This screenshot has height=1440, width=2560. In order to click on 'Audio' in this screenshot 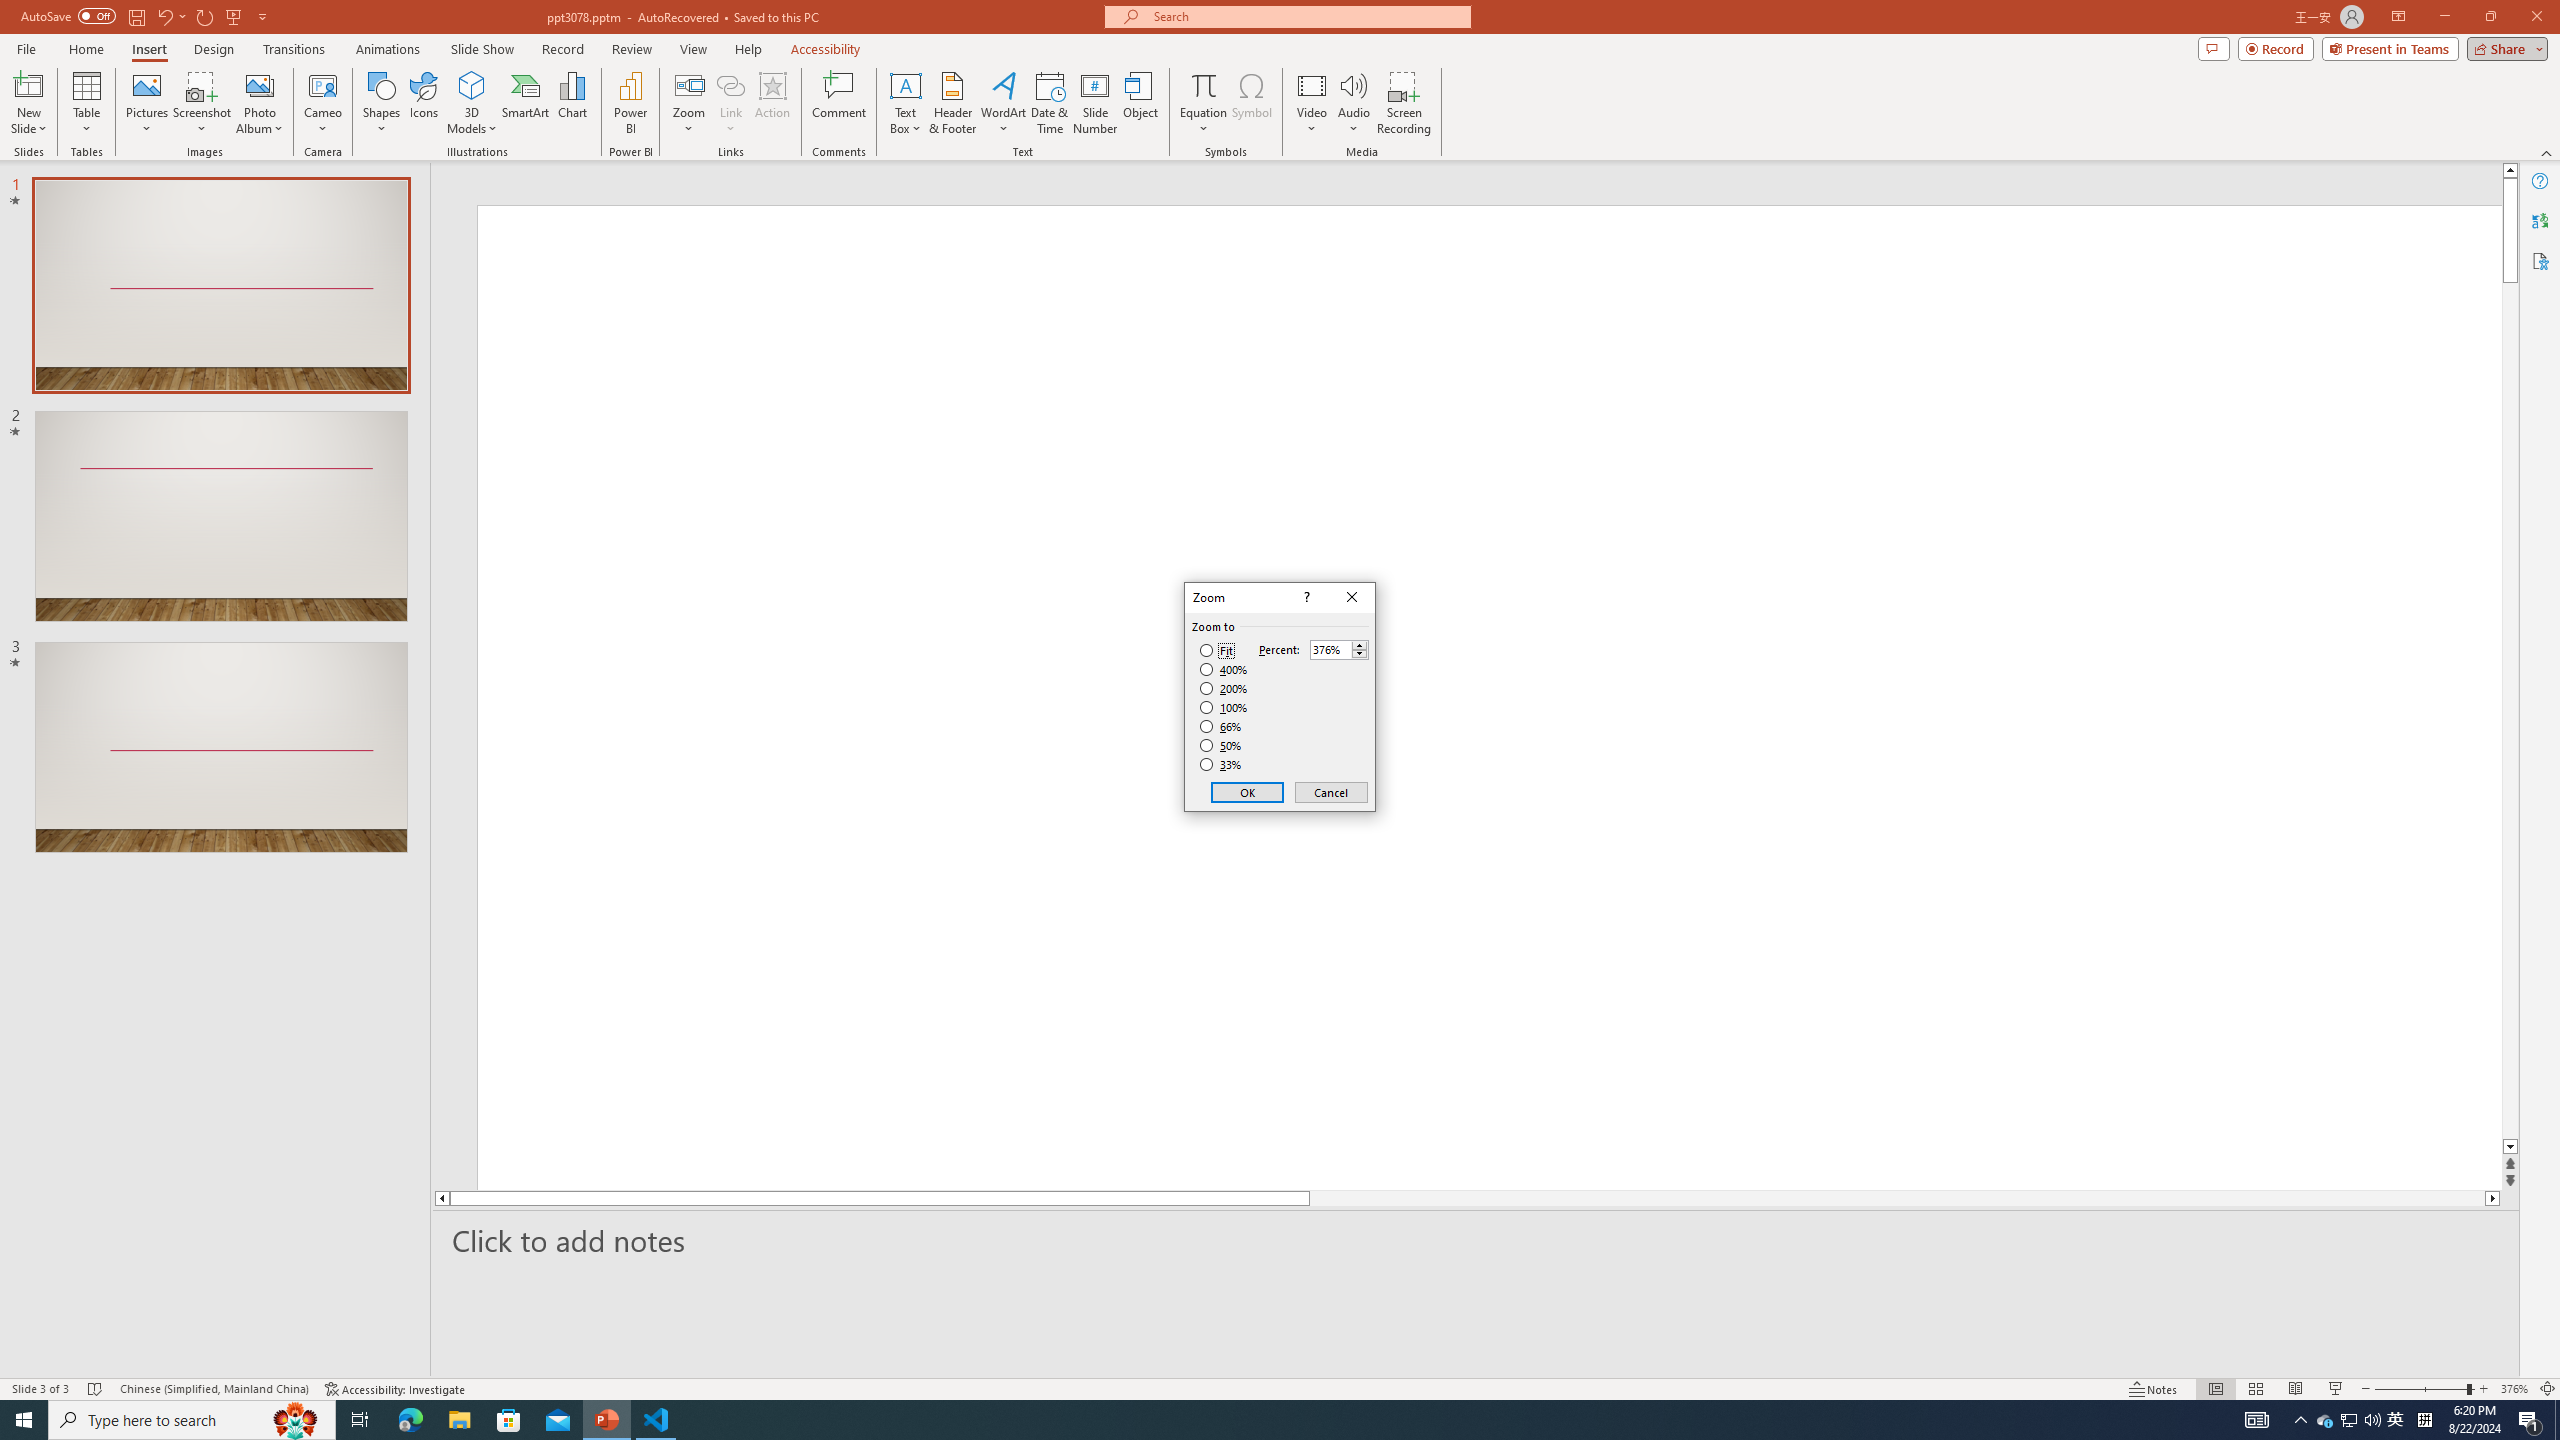, I will do `click(1353, 103)`.